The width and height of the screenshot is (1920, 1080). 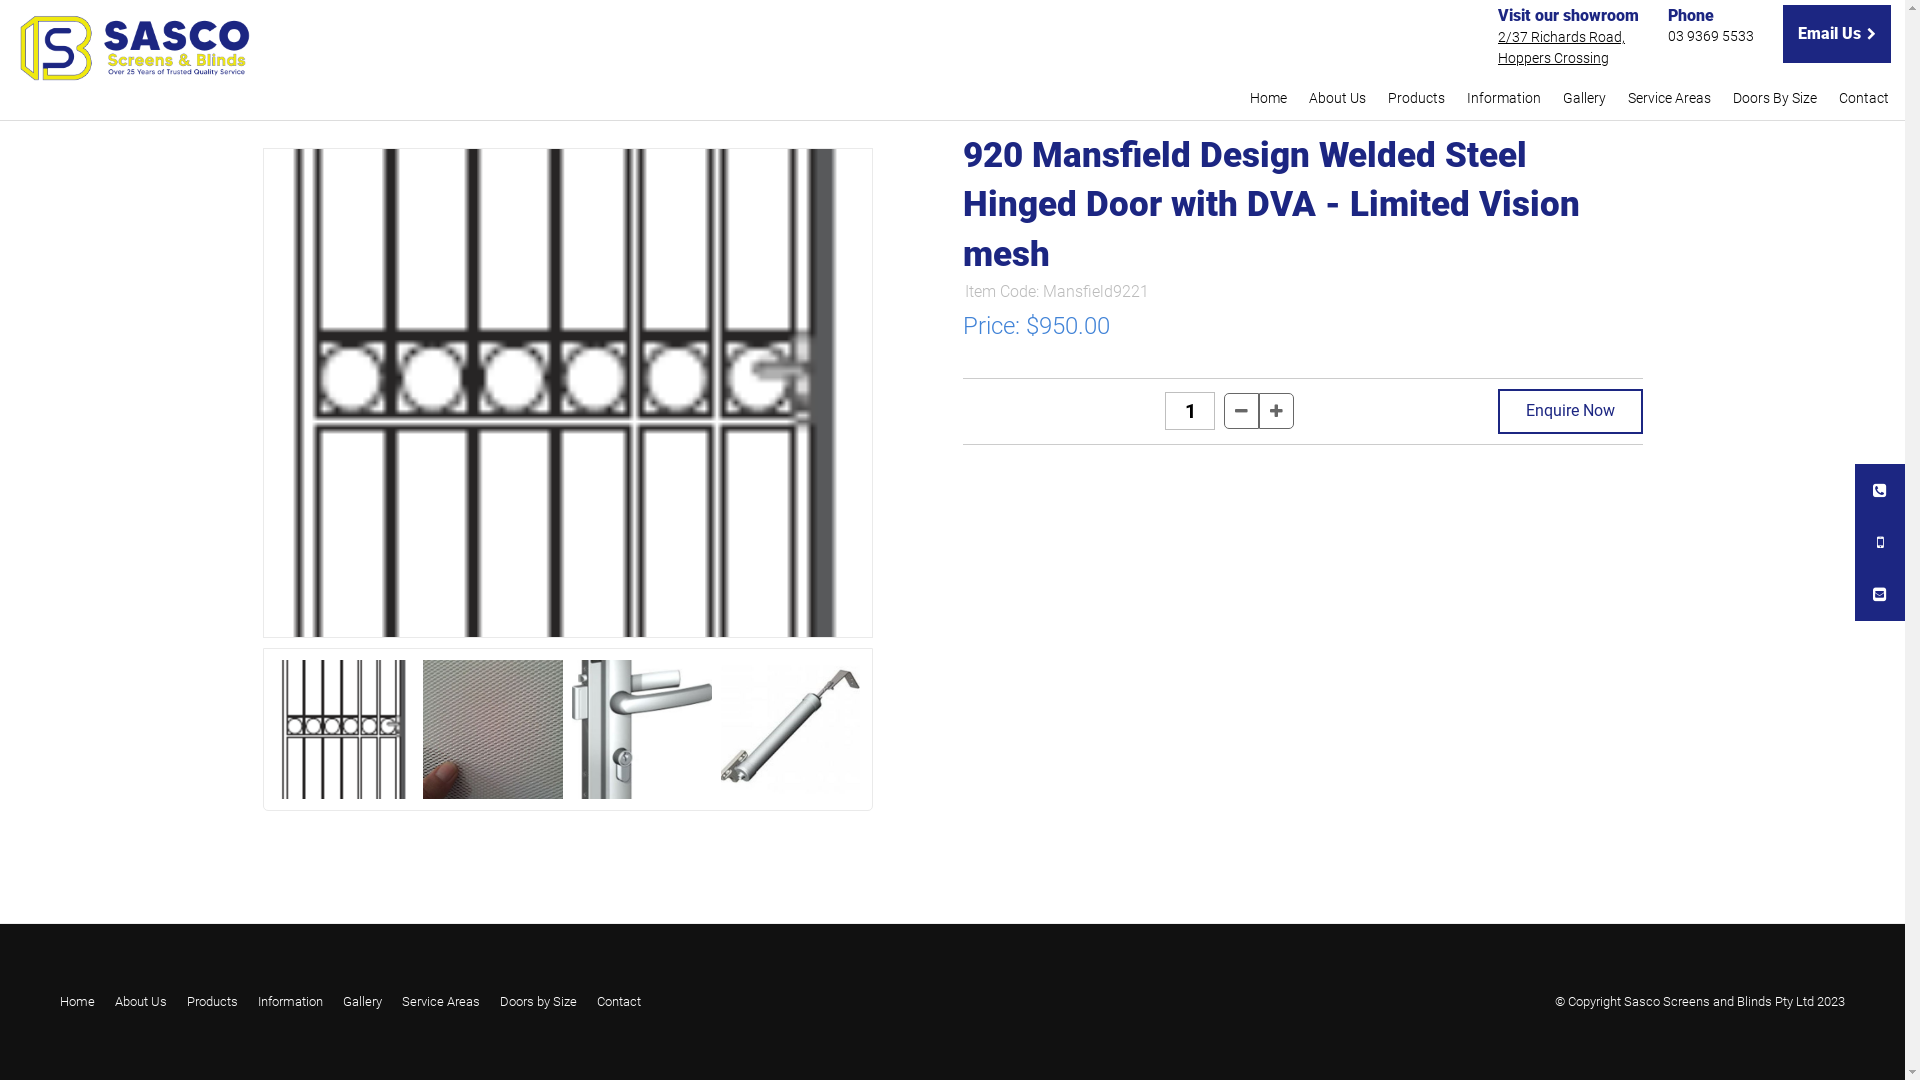 I want to click on 'Information', so click(x=1503, y=98).